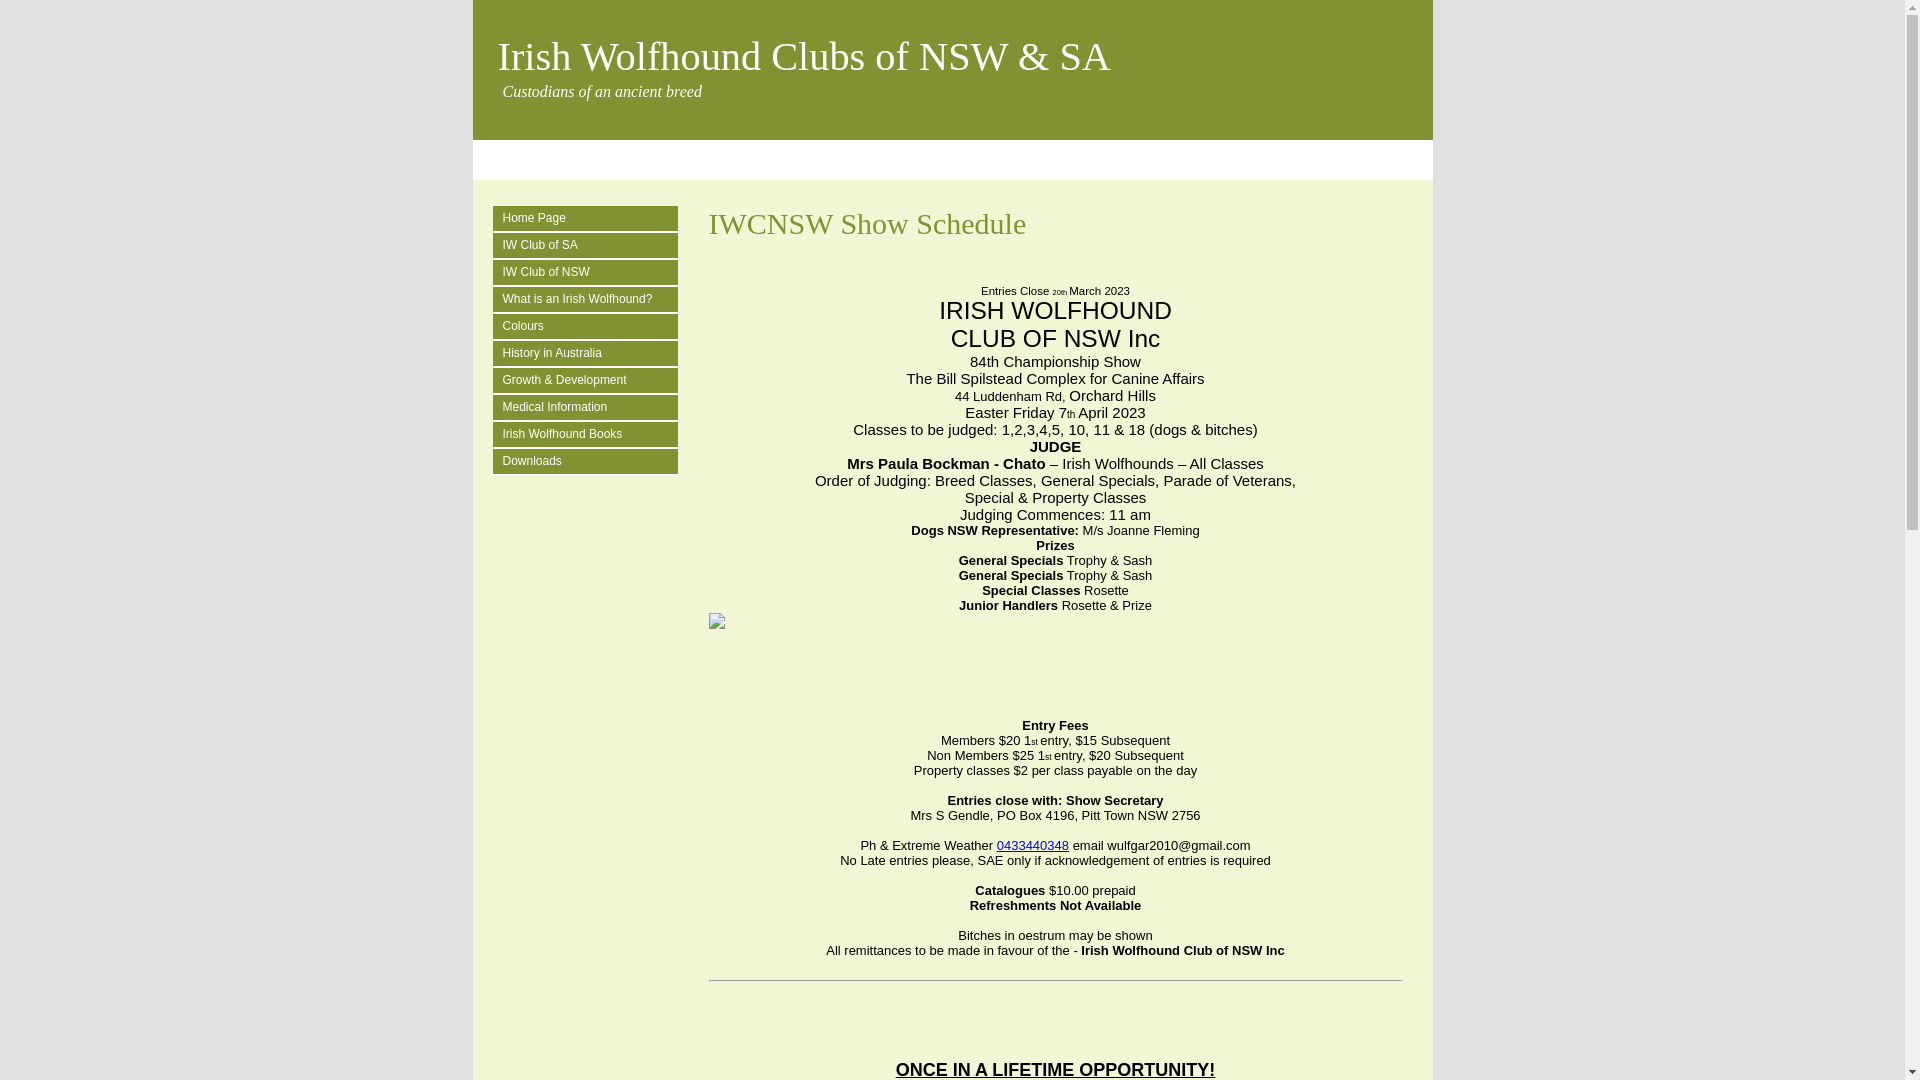  I want to click on 'What is an Irish Wolfhound?', so click(502, 299).